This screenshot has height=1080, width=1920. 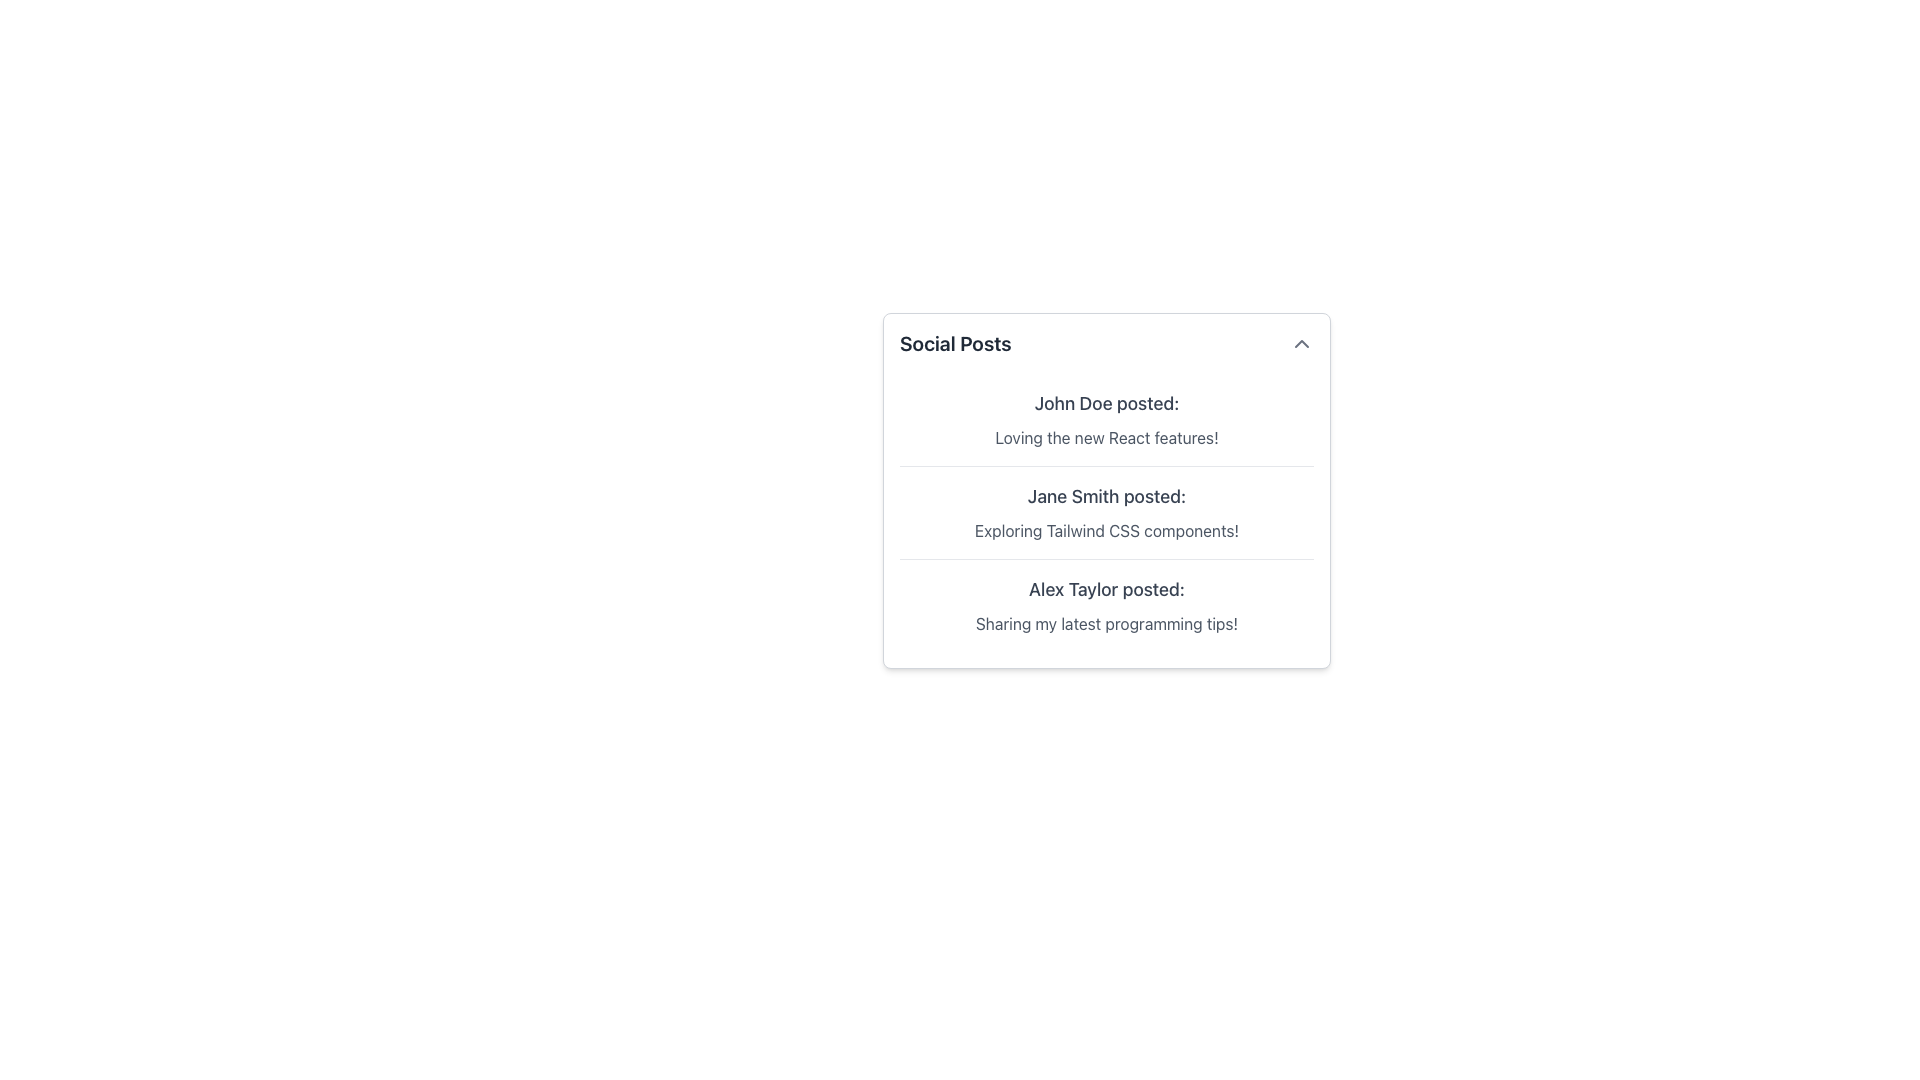 I want to click on the static text that reads 'Sharing my latest programming tips!' located below the bold label 'Alex Taylor posted:' by clicking on its center, so click(x=1106, y=623).